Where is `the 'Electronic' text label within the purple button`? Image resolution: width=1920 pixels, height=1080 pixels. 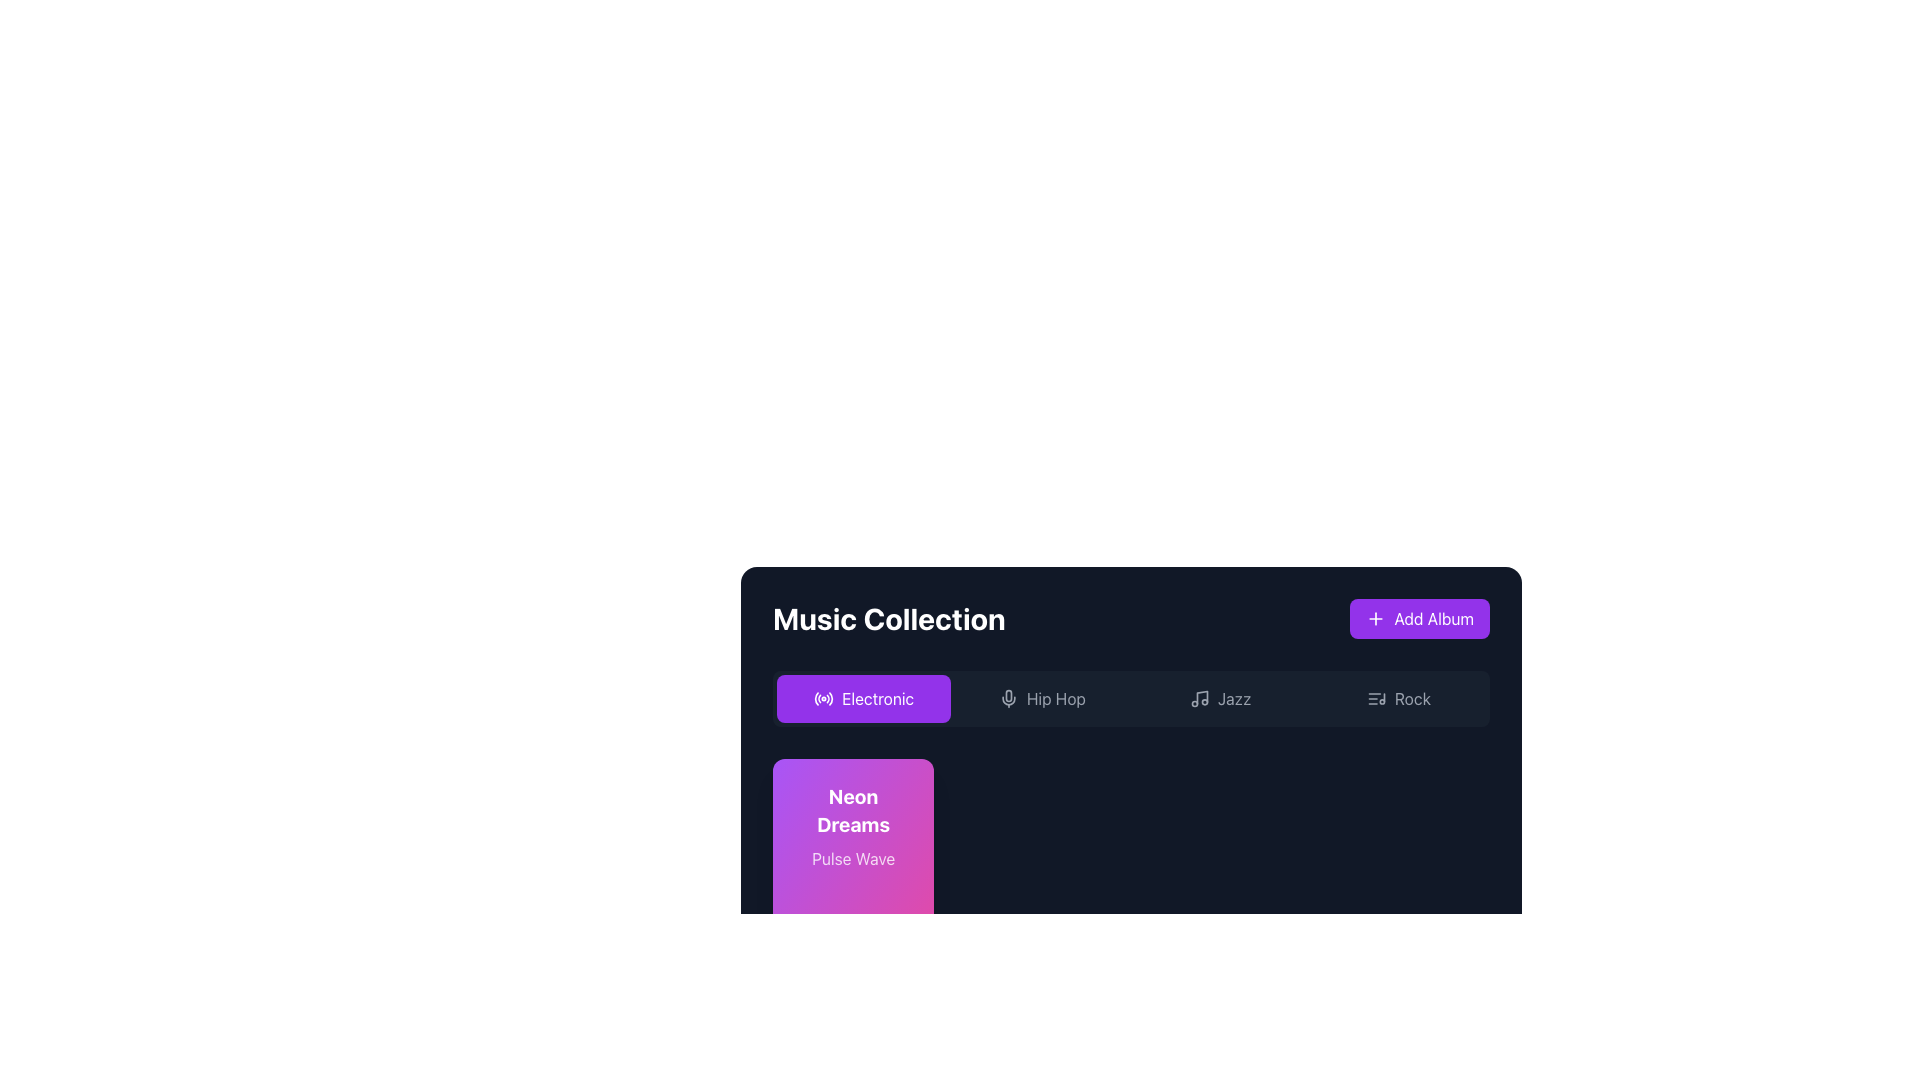 the 'Electronic' text label within the purple button is located at coordinates (878, 697).